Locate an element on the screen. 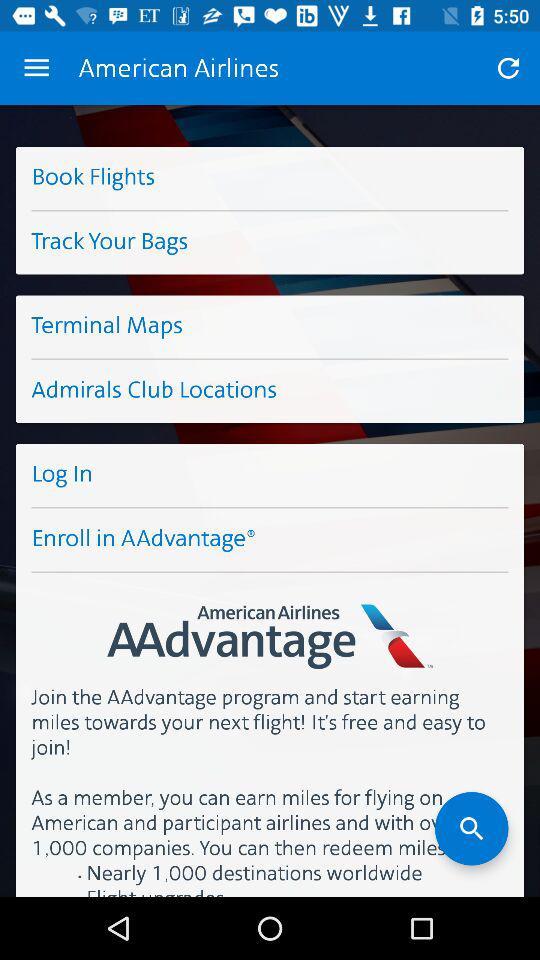 Image resolution: width=540 pixels, height=960 pixels. icon at the bottom right corner is located at coordinates (471, 828).